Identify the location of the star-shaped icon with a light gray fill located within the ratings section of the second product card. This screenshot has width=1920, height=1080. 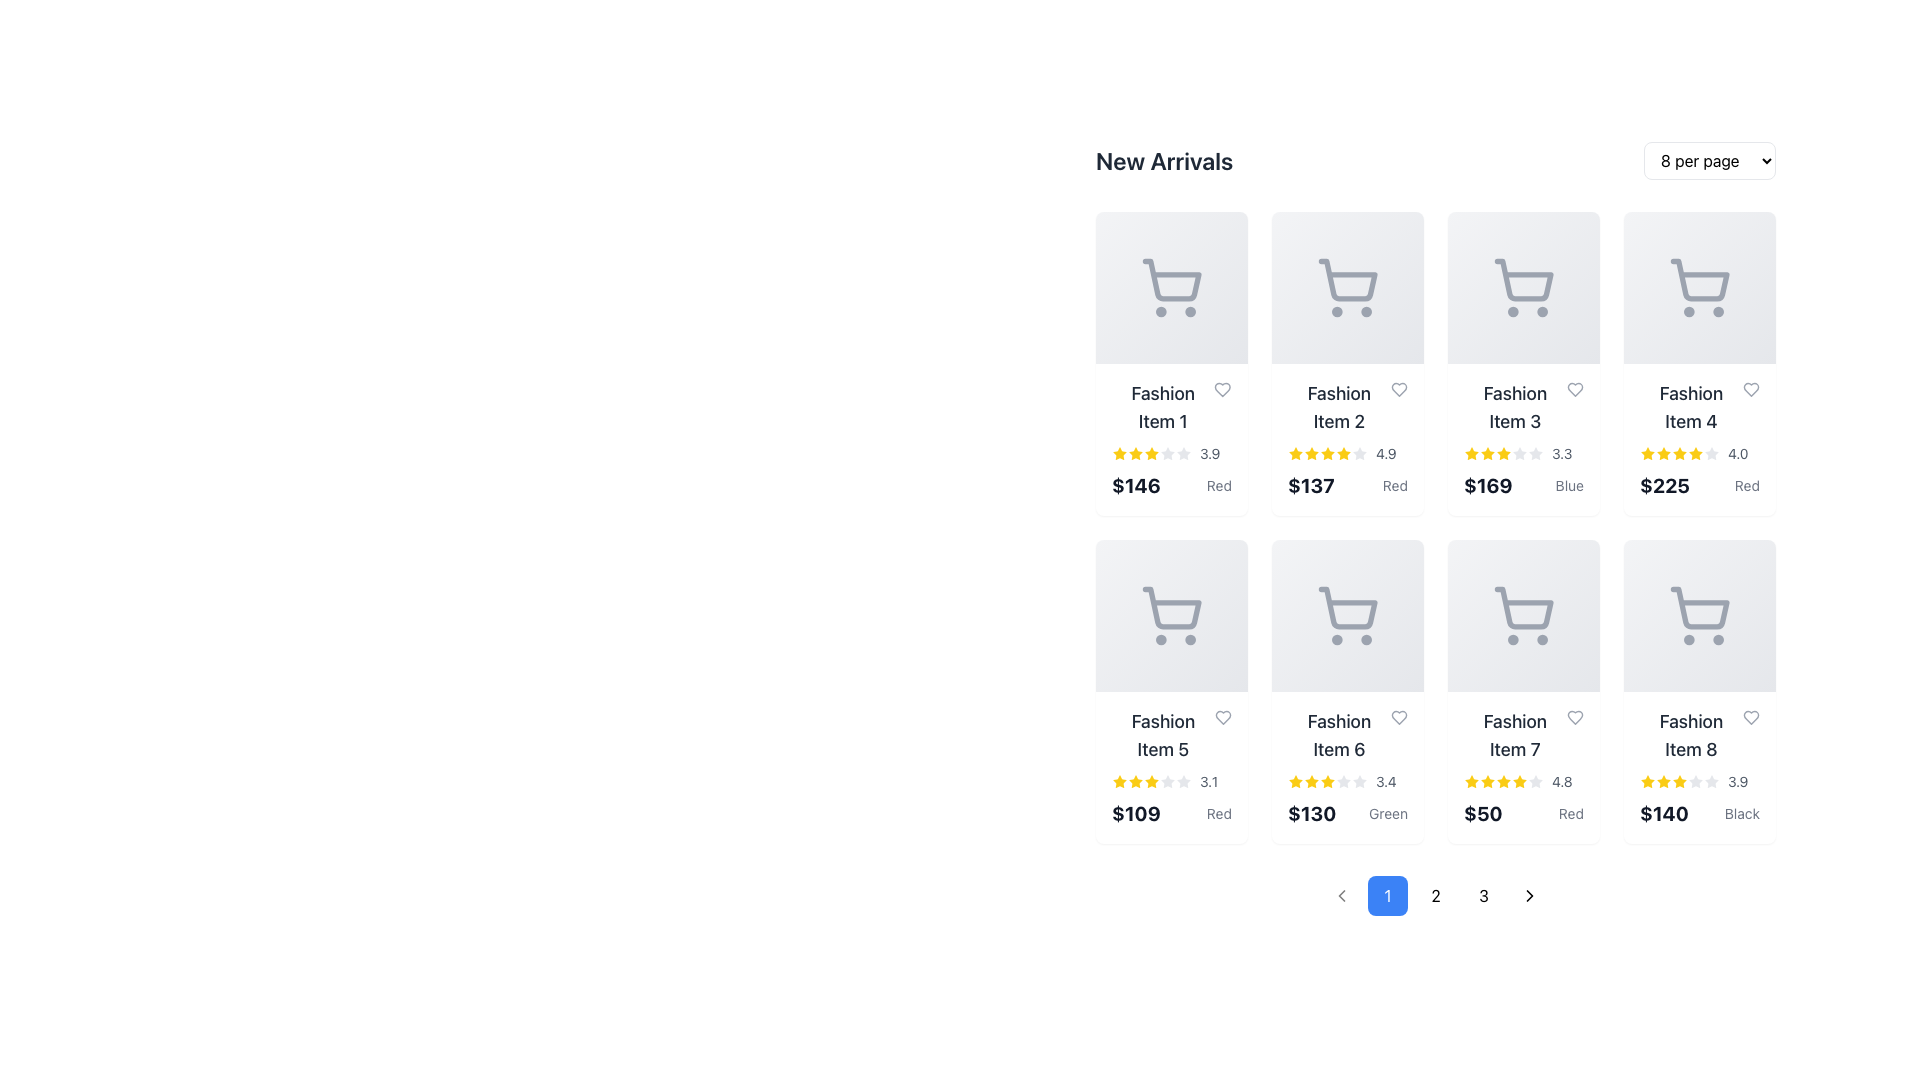
(1359, 453).